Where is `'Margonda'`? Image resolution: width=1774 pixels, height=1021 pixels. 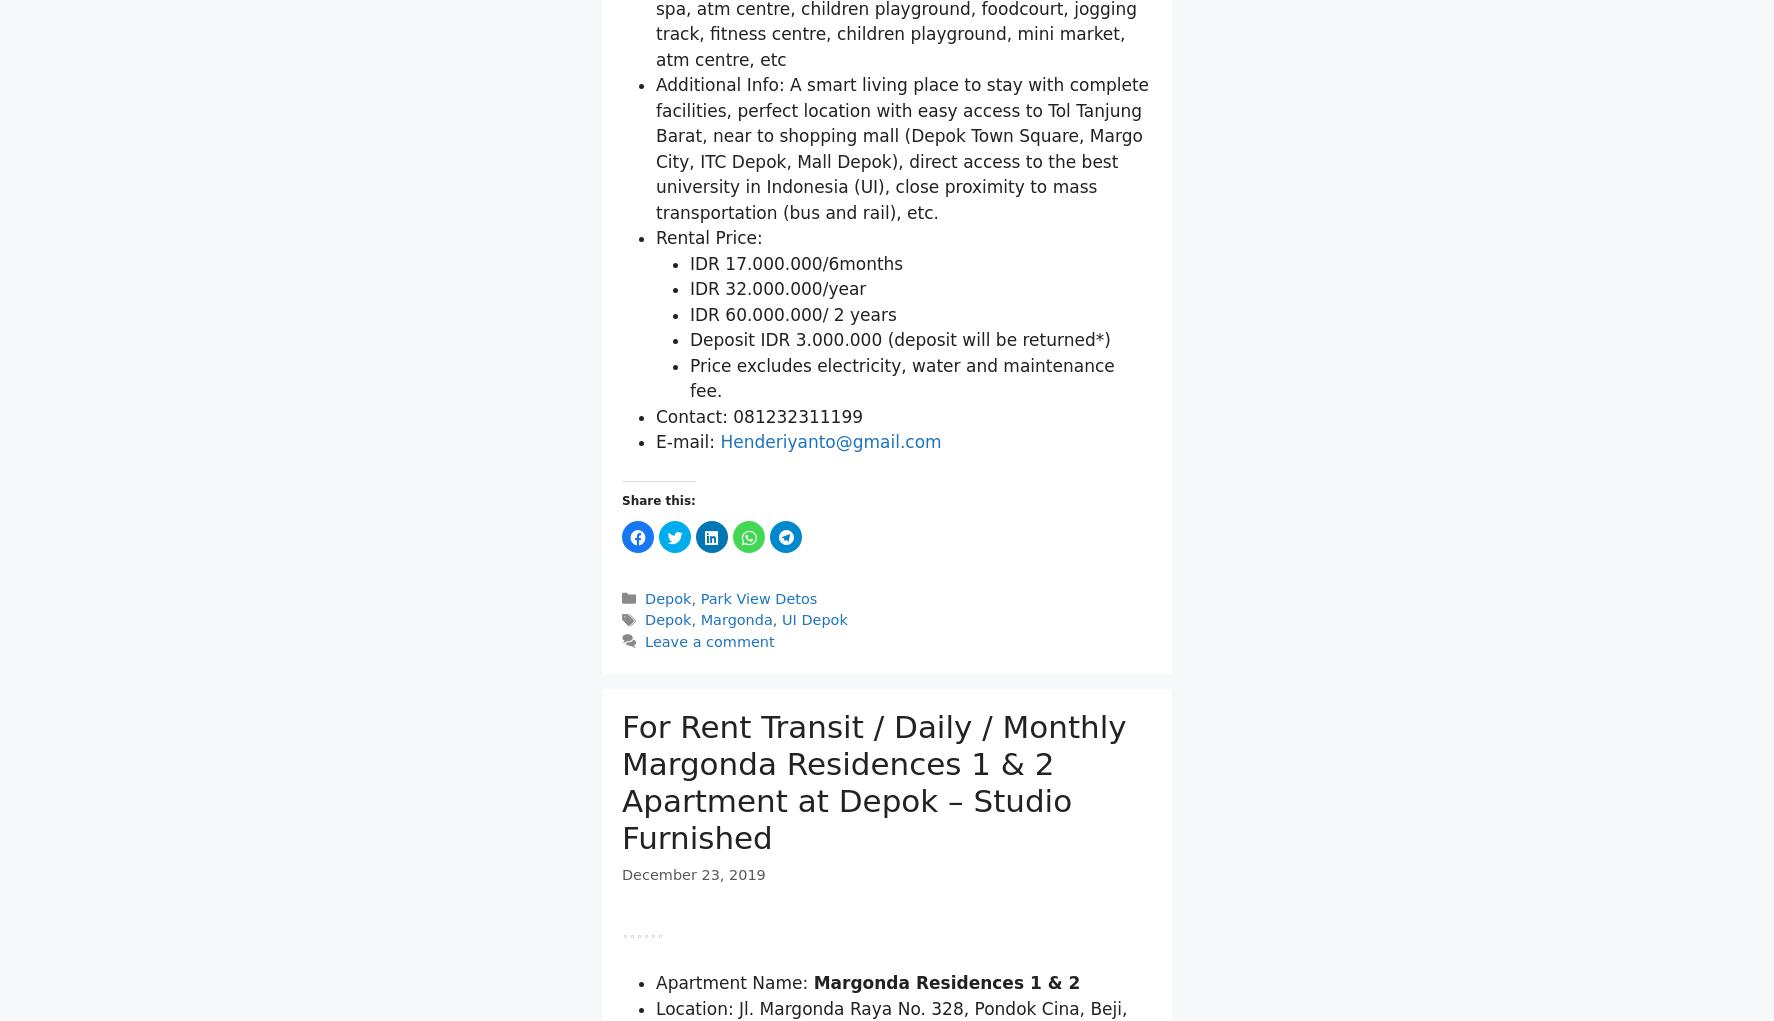
'Margonda' is located at coordinates (735, 853).